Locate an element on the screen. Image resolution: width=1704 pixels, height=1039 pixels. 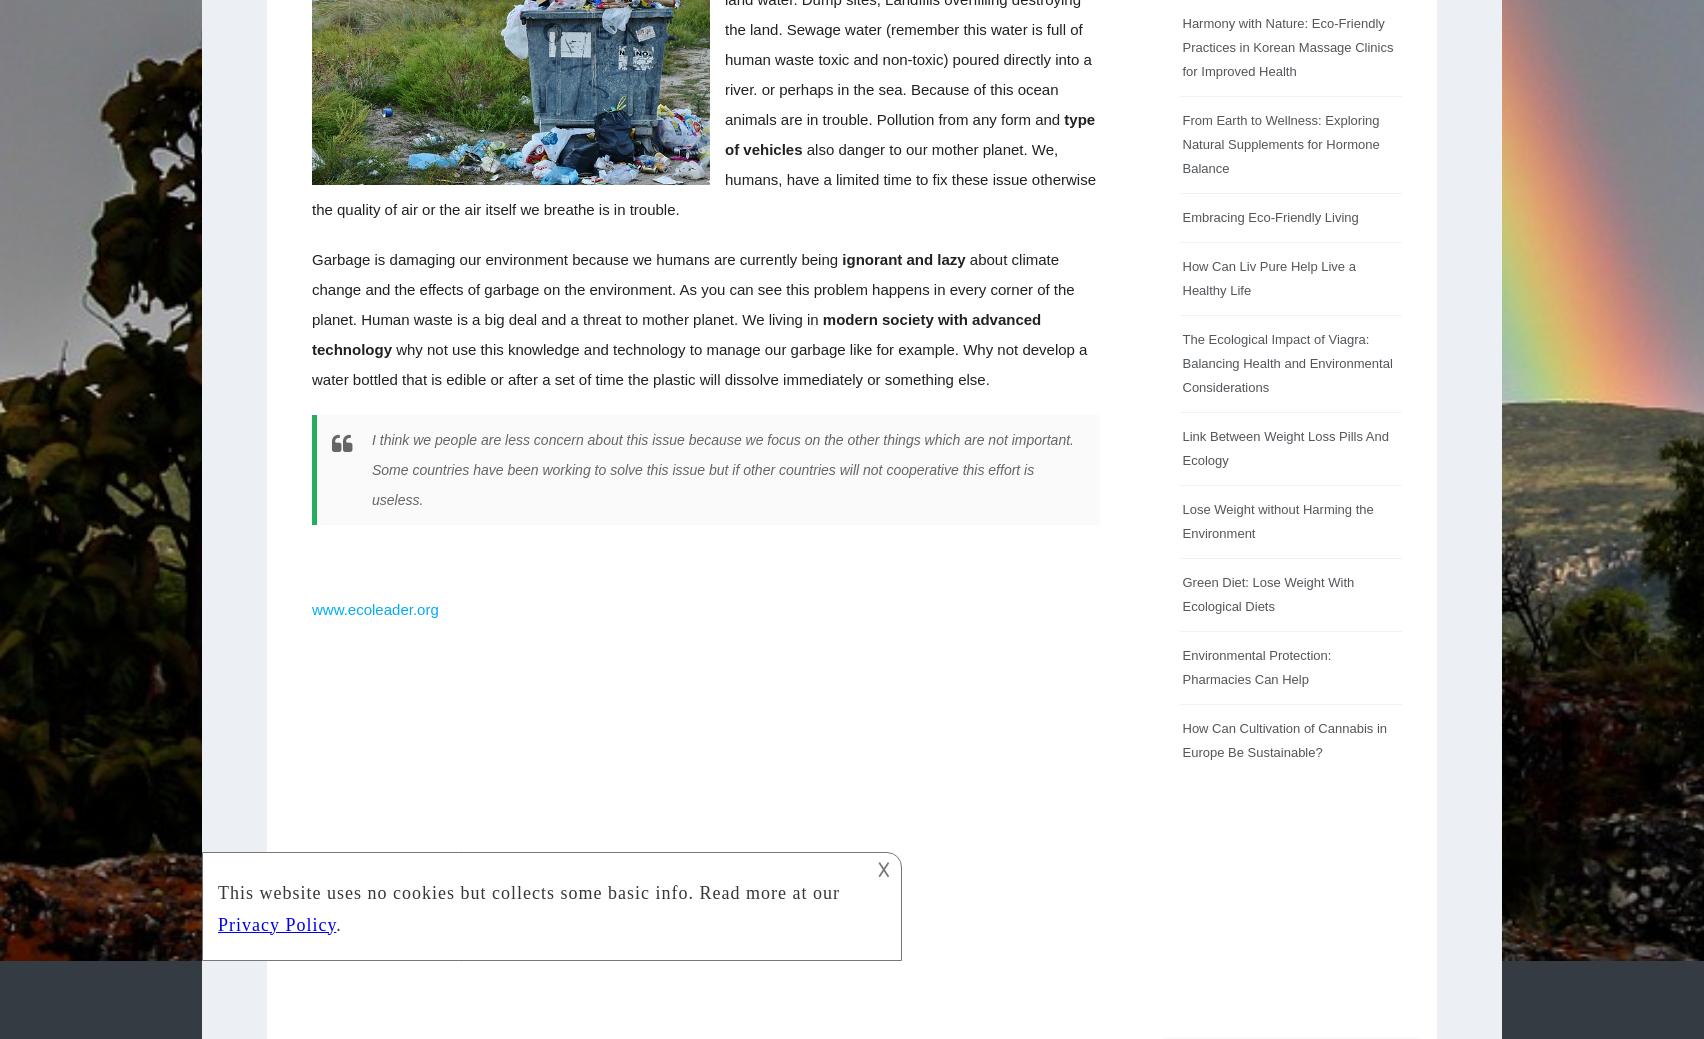
'Harmony with Nature: Eco-Friendly Practices in Korean Massage Clinics for Improved Health' is located at coordinates (1287, 46).